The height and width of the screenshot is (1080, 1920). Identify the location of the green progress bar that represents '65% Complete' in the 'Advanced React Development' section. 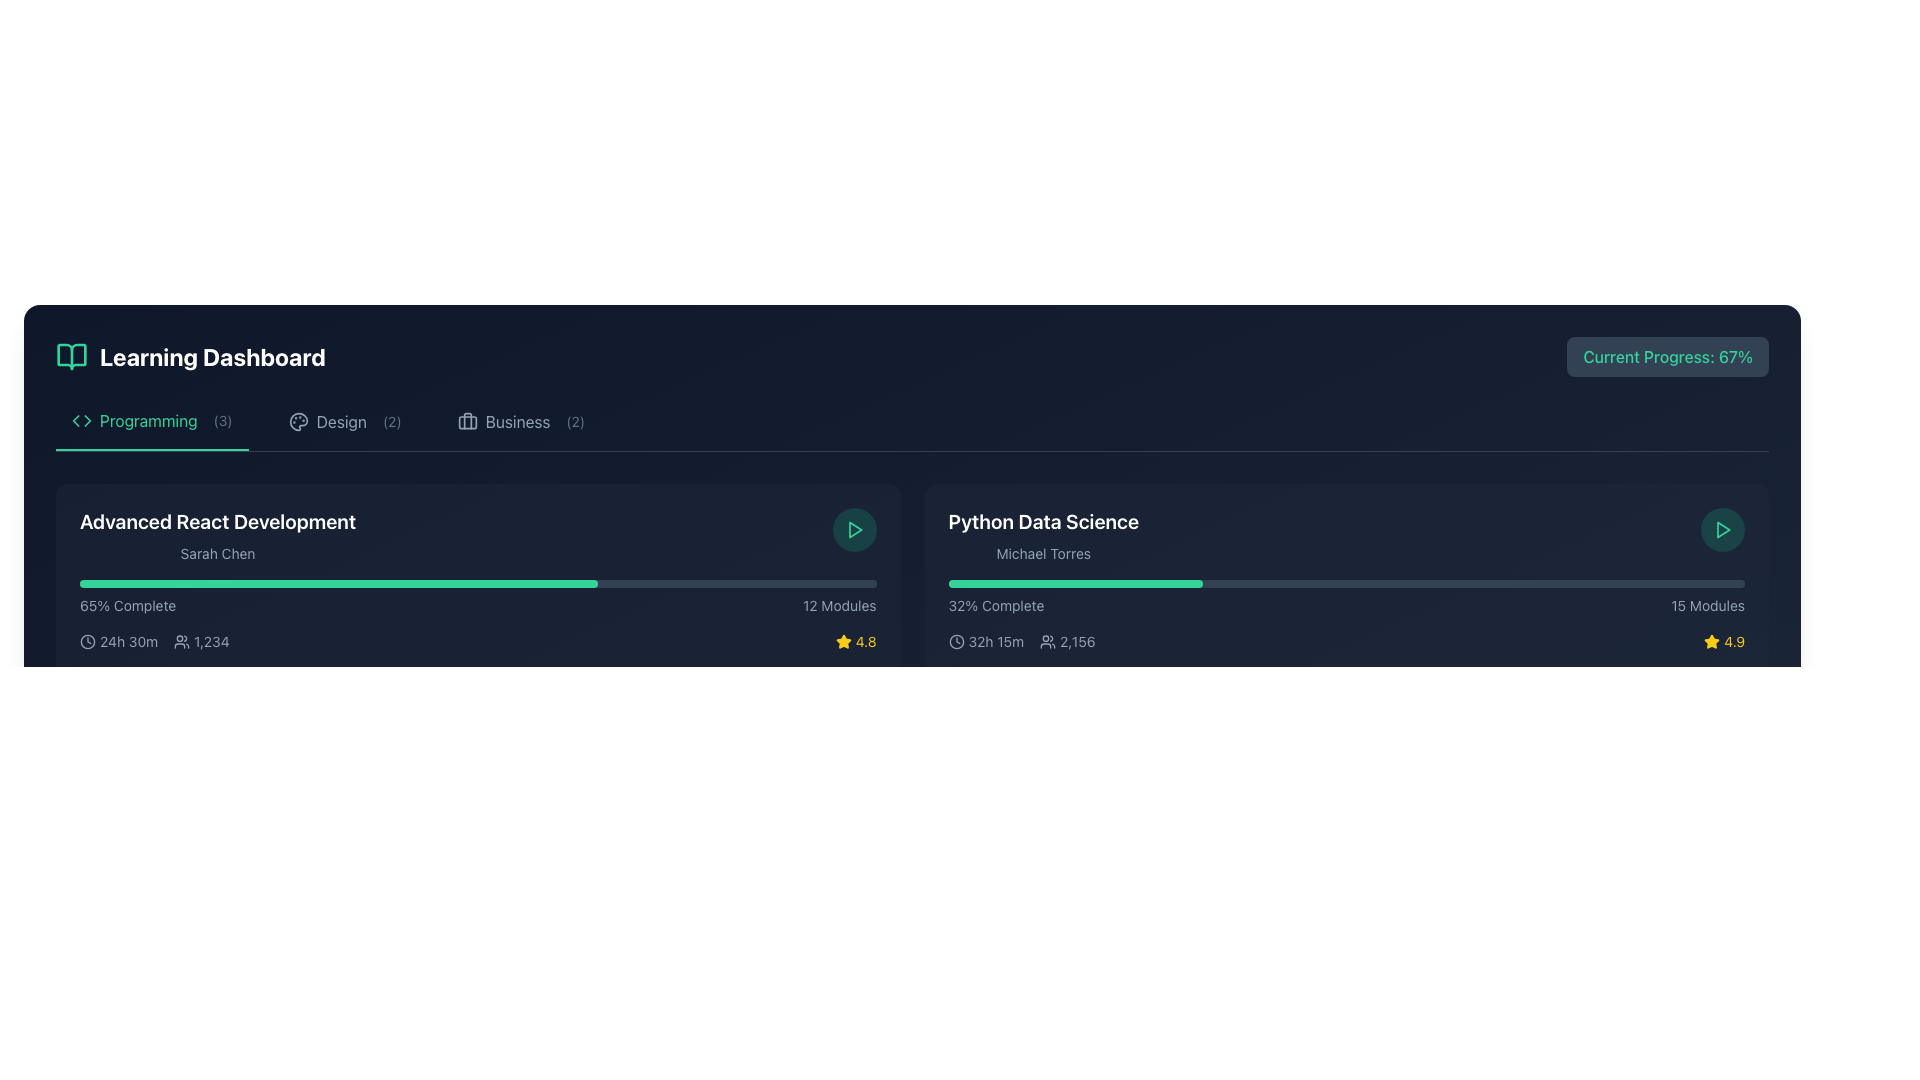
(338, 583).